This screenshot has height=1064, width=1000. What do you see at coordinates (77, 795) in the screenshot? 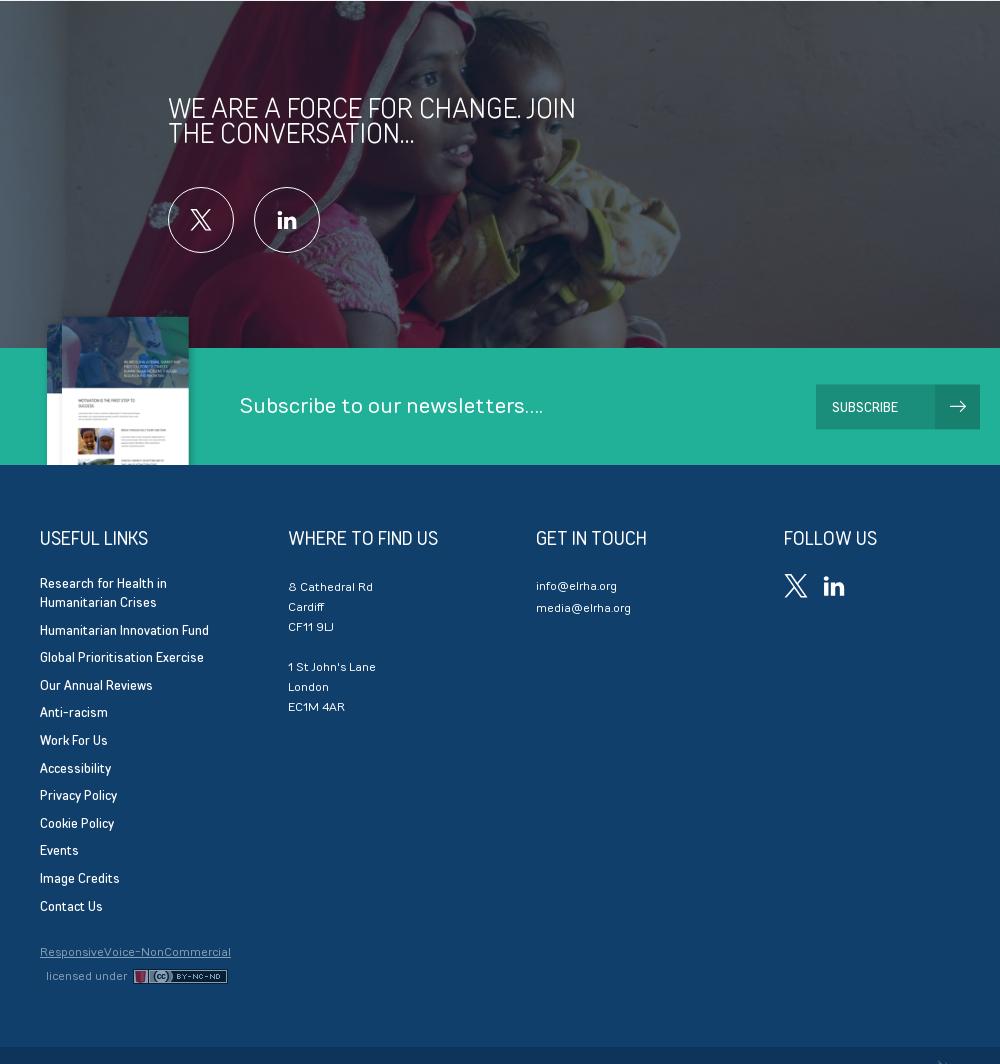
I see `'Privacy Policy'` at bounding box center [77, 795].